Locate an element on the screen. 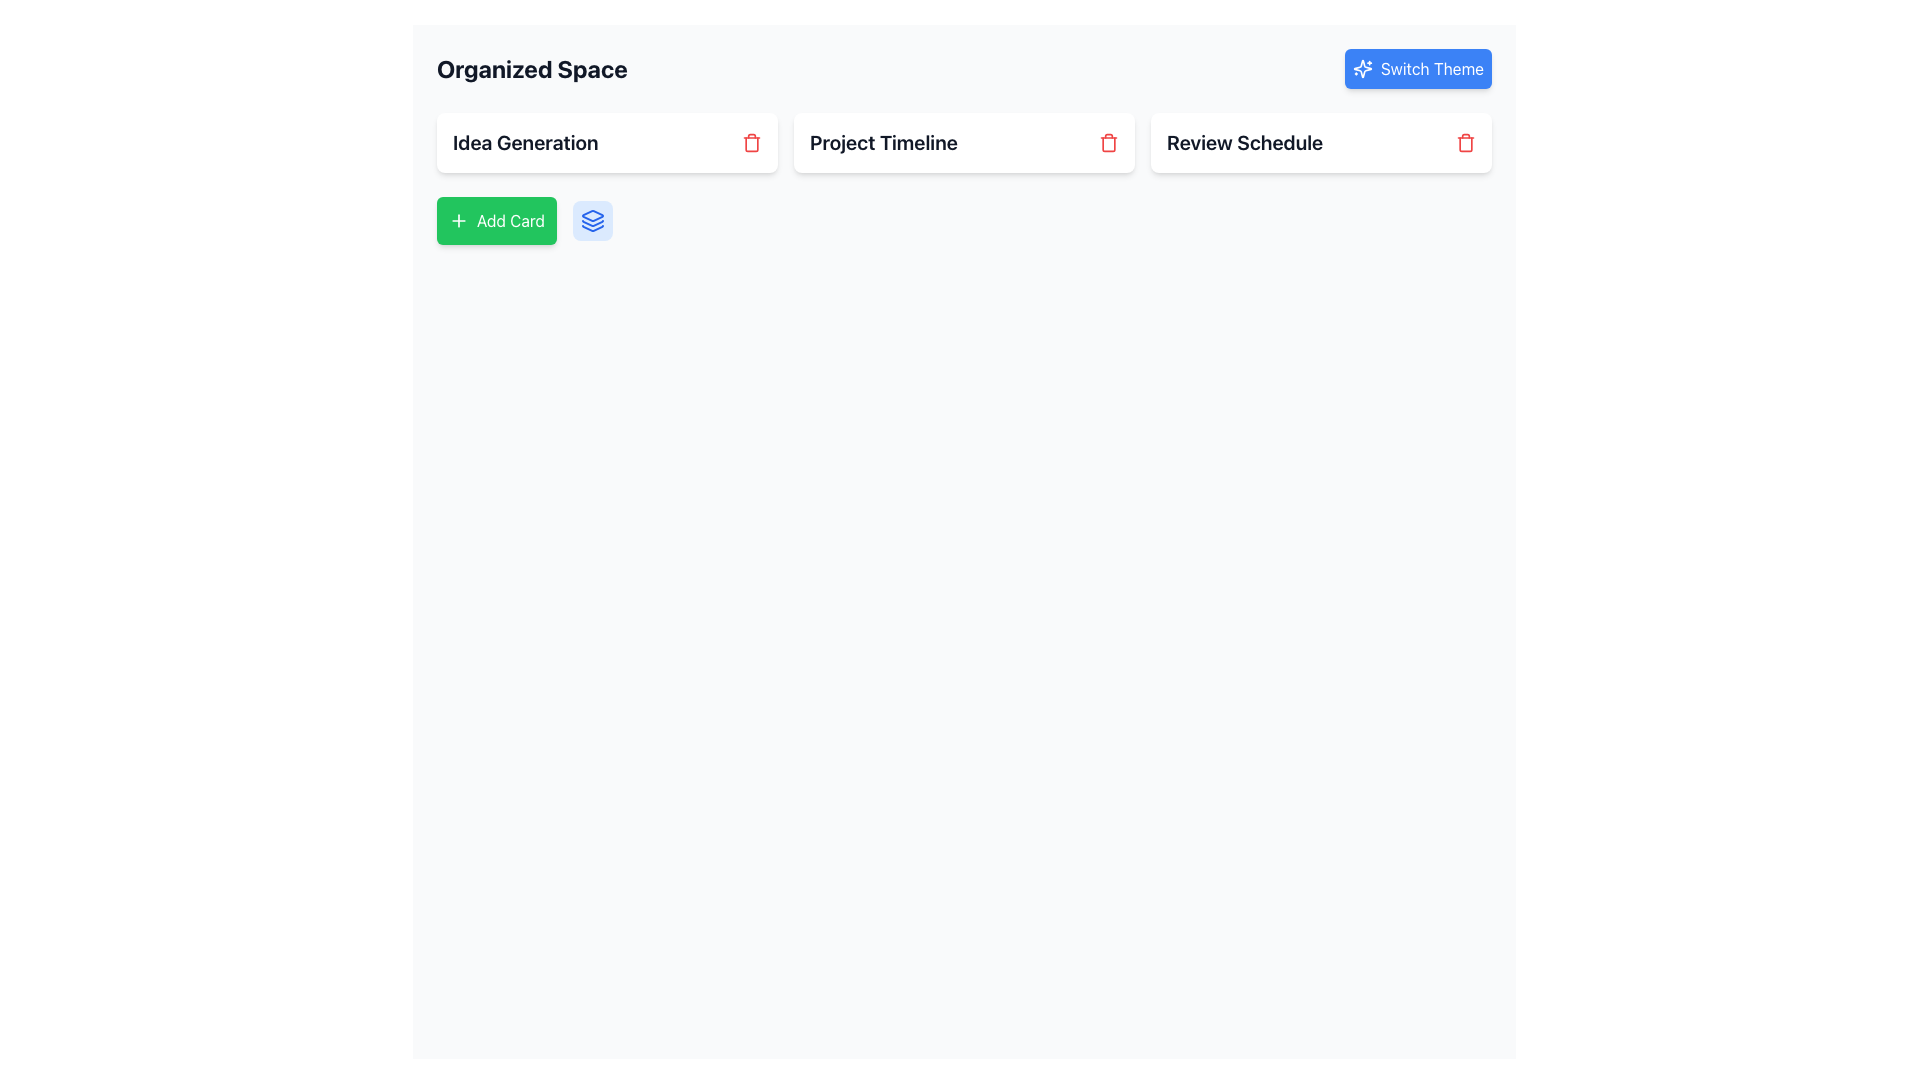 The width and height of the screenshot is (1920, 1080). the static text label representing 'Project Timeline', positioned between 'Idea Generation' and 'Review Schedule' at the top center of the interface is located at coordinates (882, 141).